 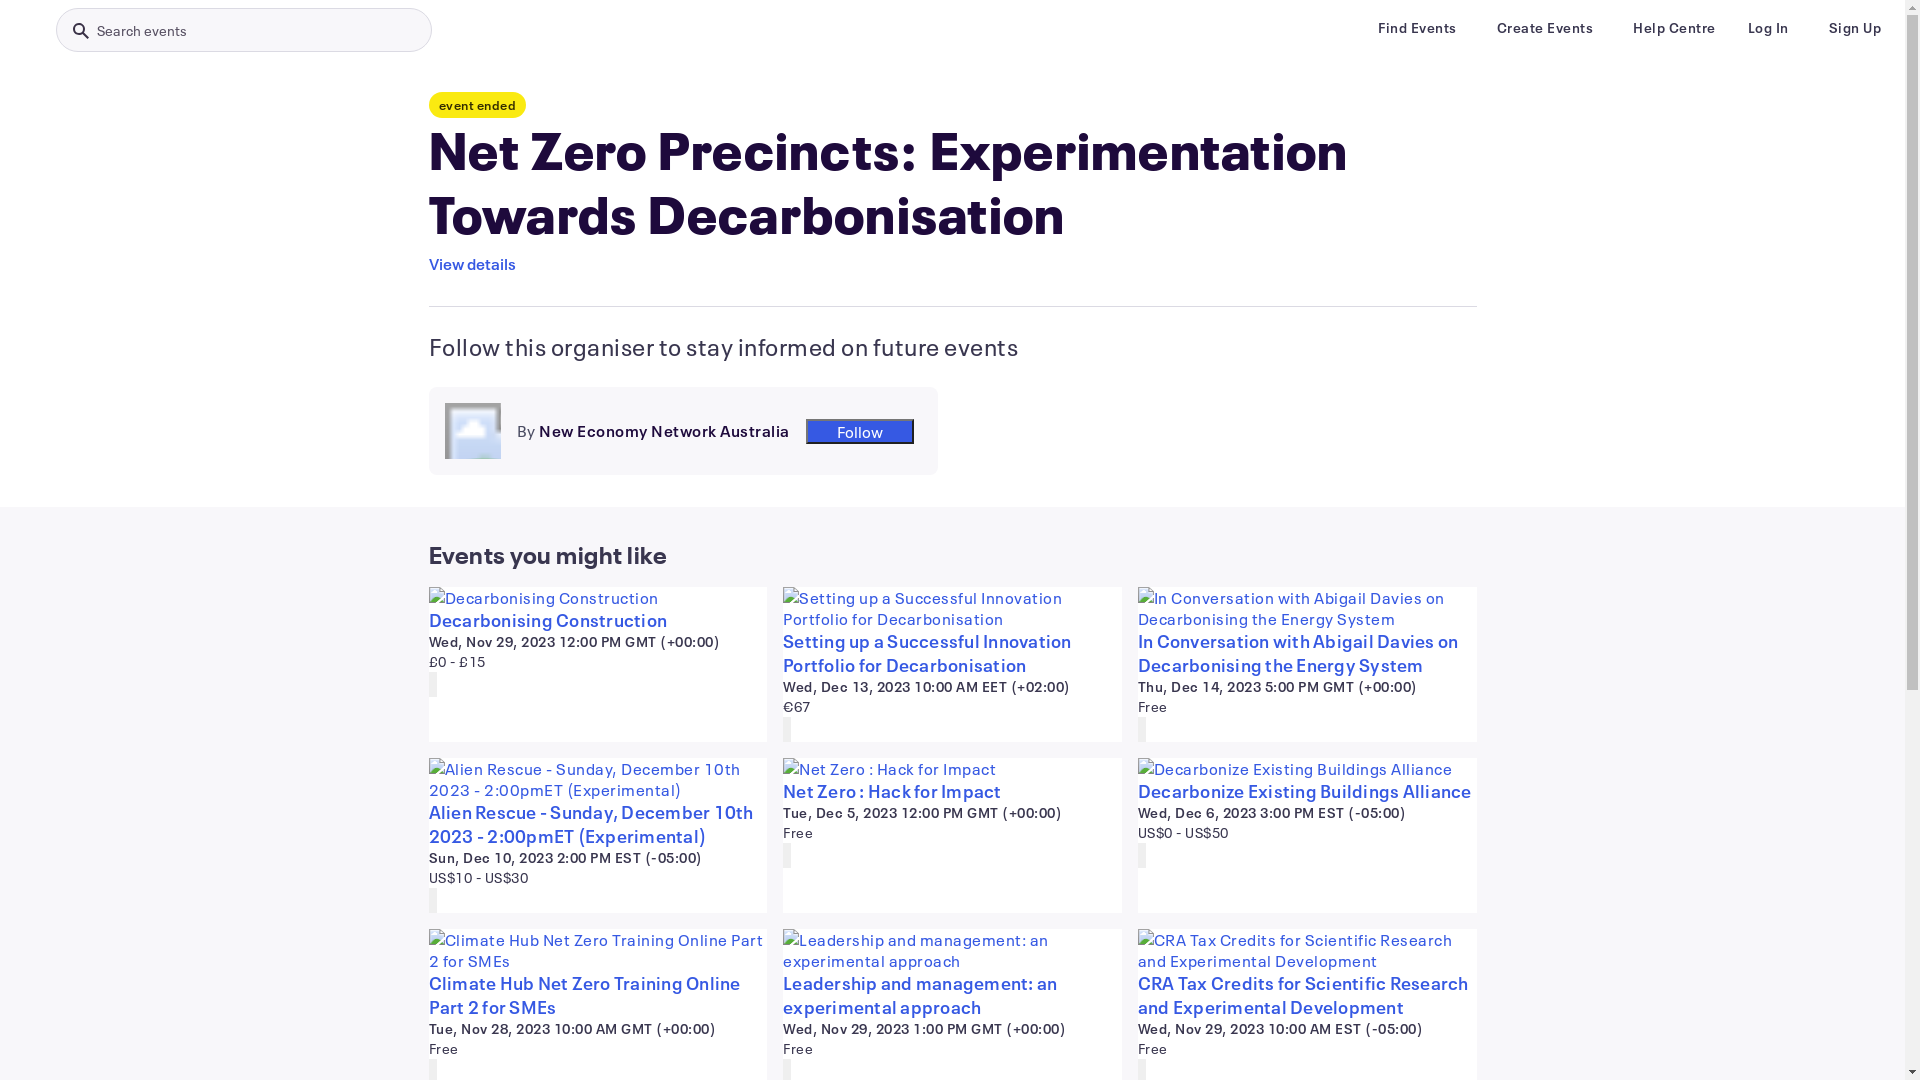 What do you see at coordinates (426, 619) in the screenshot?
I see `'Decarbonising Construction'` at bounding box center [426, 619].